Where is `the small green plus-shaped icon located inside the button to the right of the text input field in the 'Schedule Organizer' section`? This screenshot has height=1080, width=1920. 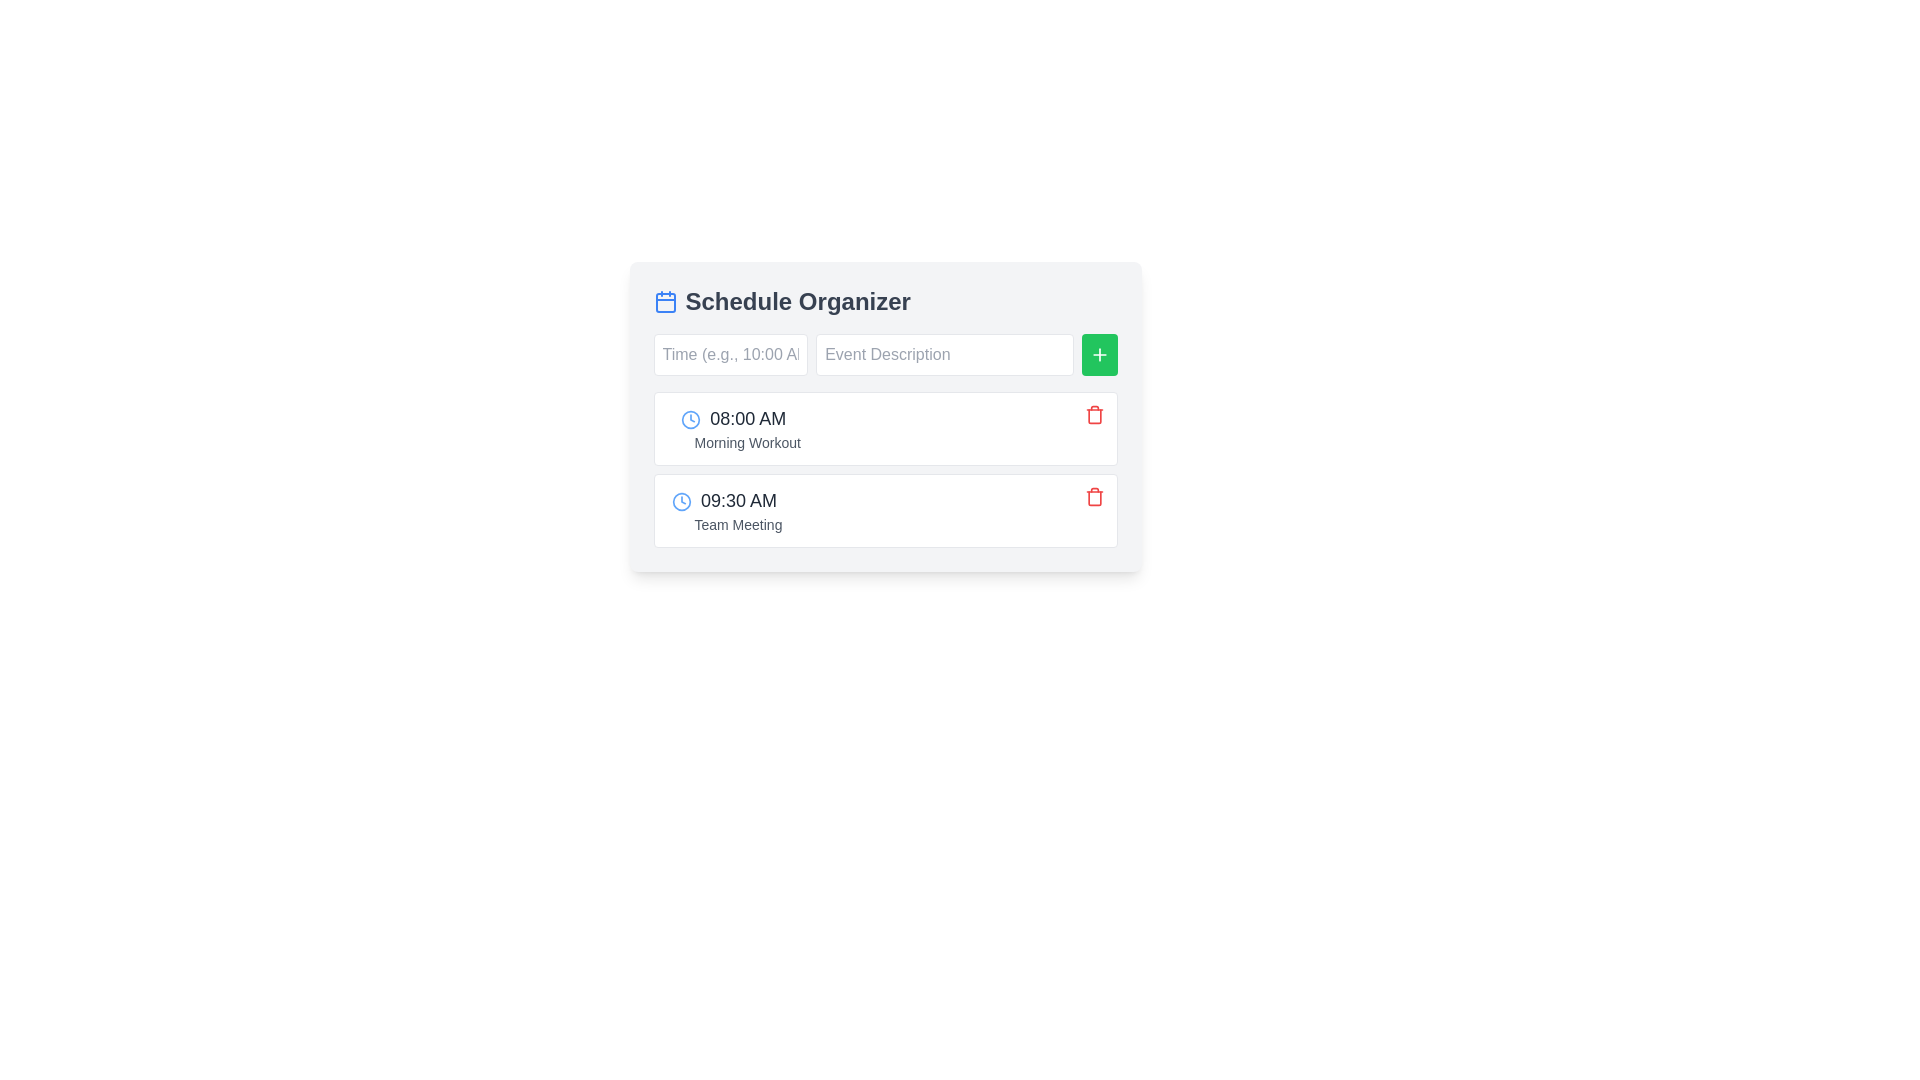 the small green plus-shaped icon located inside the button to the right of the text input field in the 'Schedule Organizer' section is located at coordinates (1098, 353).